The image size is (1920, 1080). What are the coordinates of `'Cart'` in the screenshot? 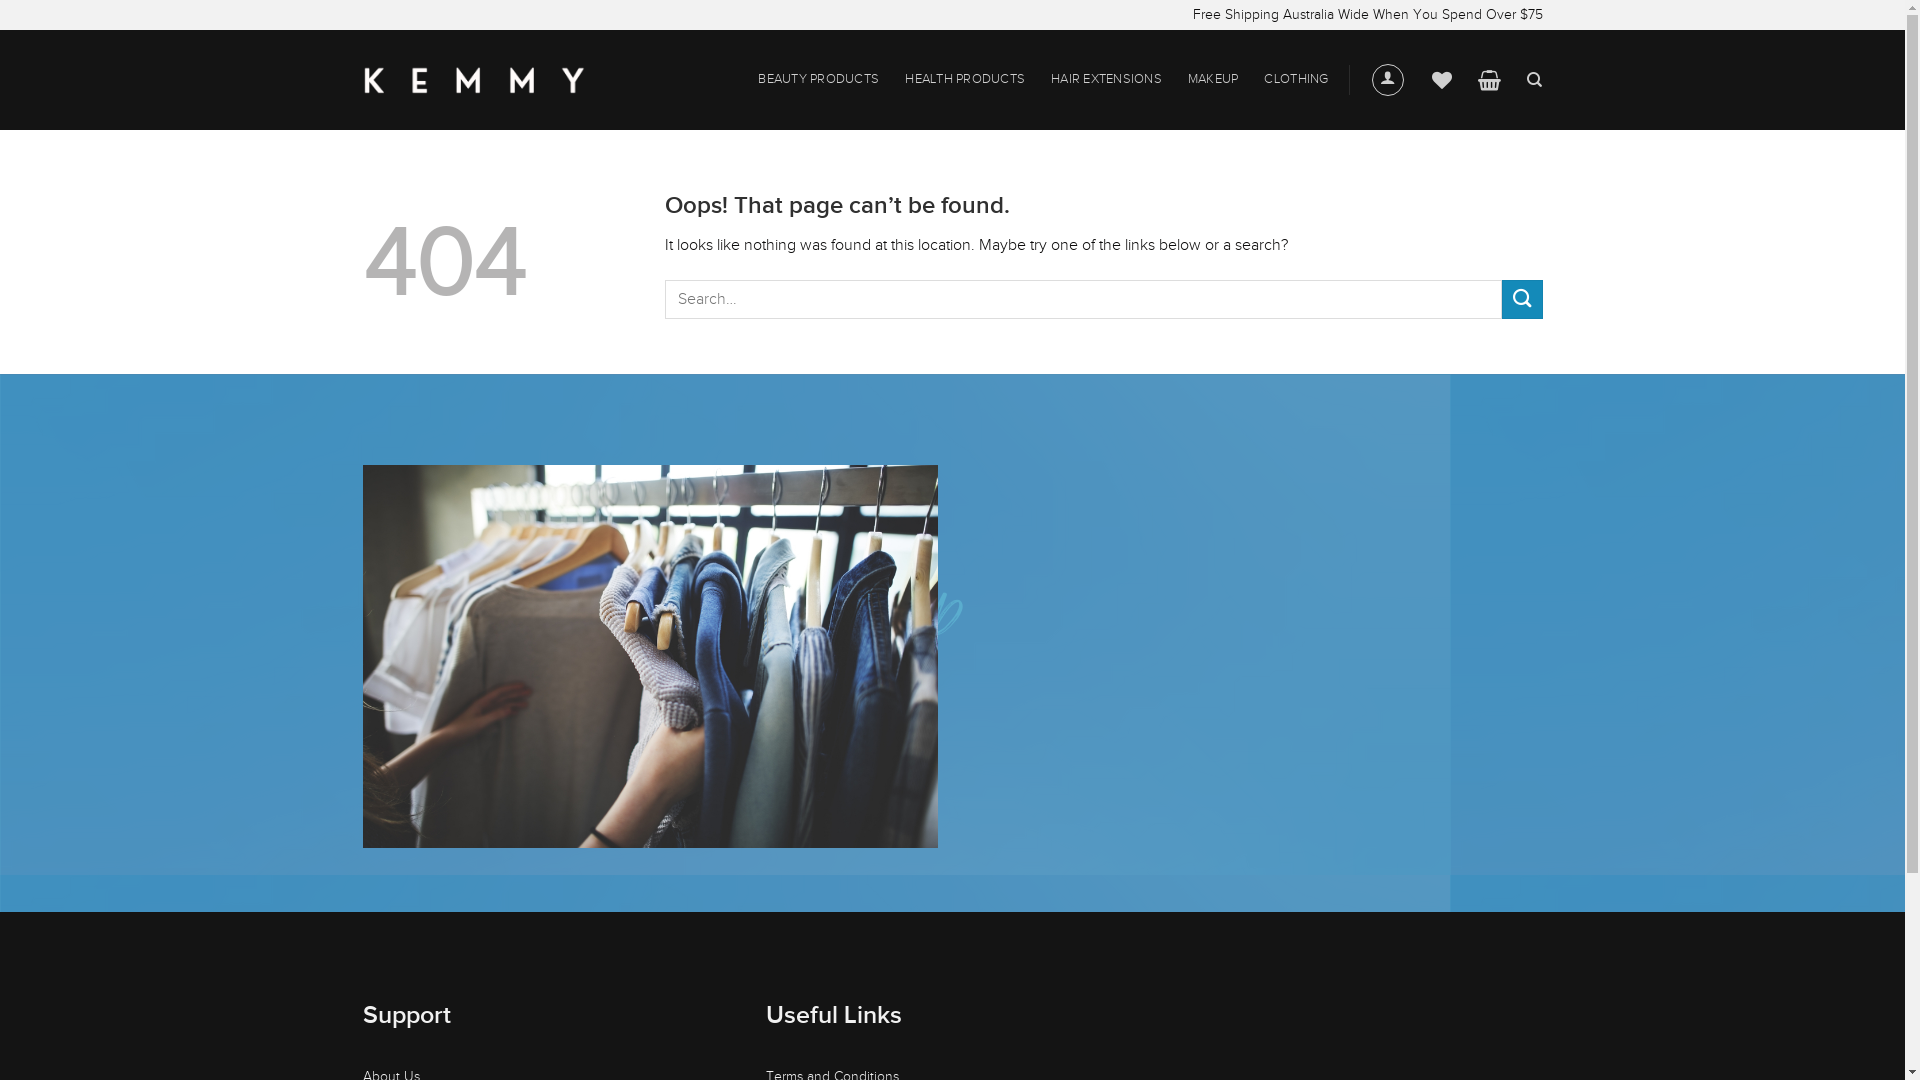 It's located at (1489, 79).